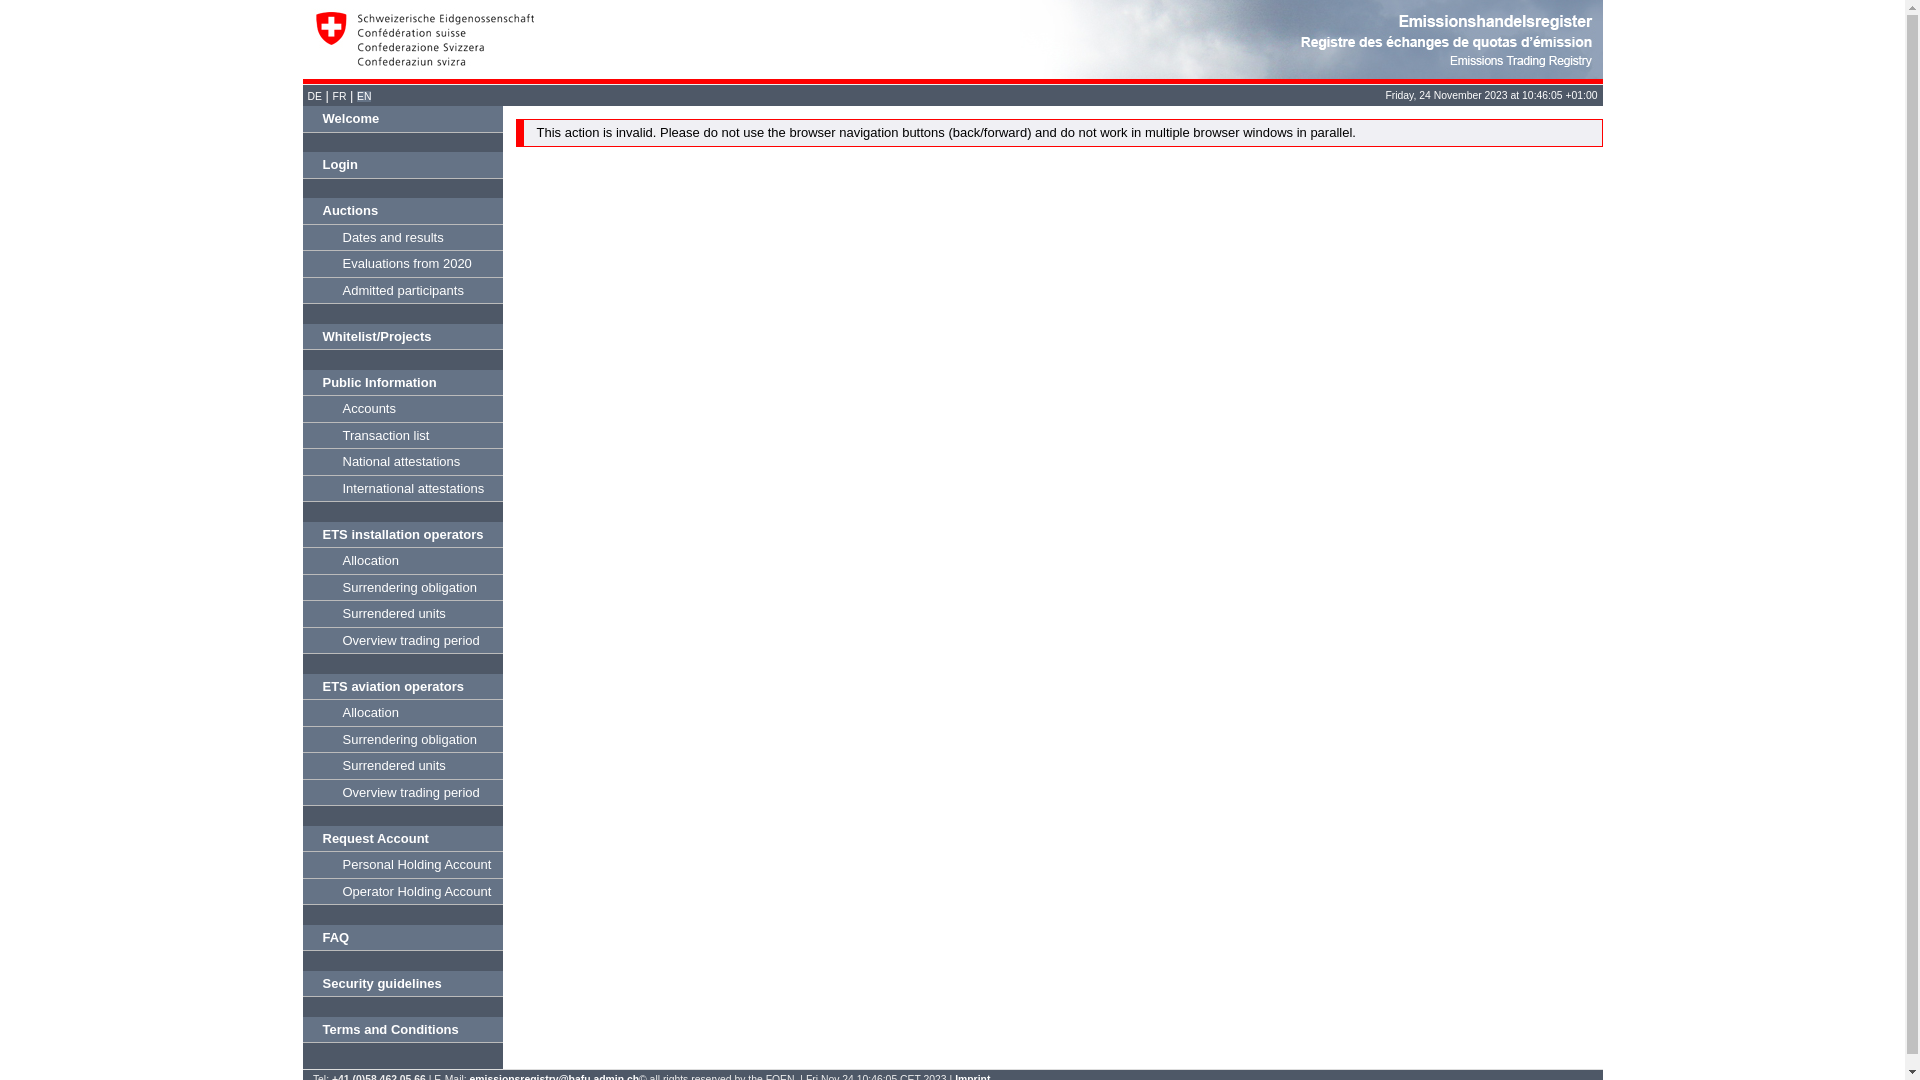 The width and height of the screenshot is (1920, 1080). Describe the element at coordinates (401, 561) in the screenshot. I see `'Allocation'` at that location.